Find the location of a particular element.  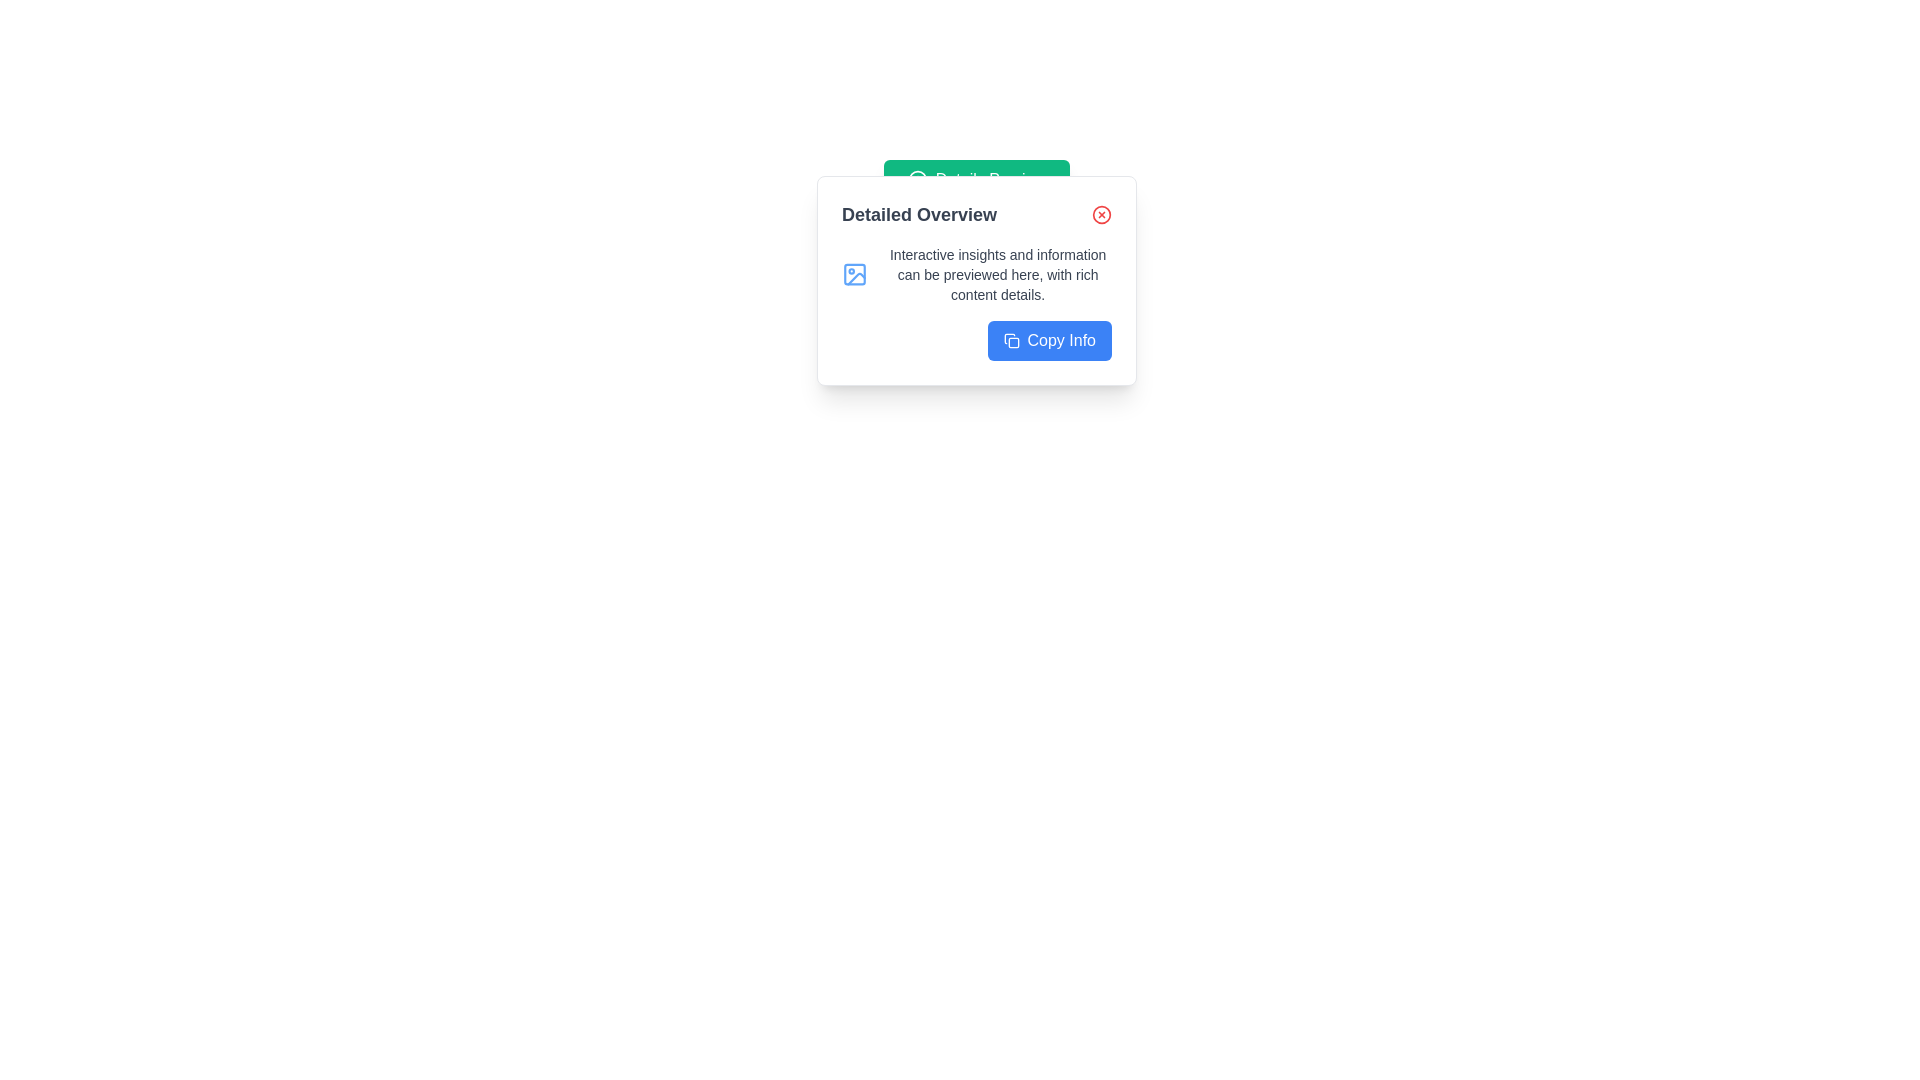

the blue image icon with rounded corners, located within the 'Detailed Overview' card, to the left of the text describing interactive insights is located at coordinates (855, 274).